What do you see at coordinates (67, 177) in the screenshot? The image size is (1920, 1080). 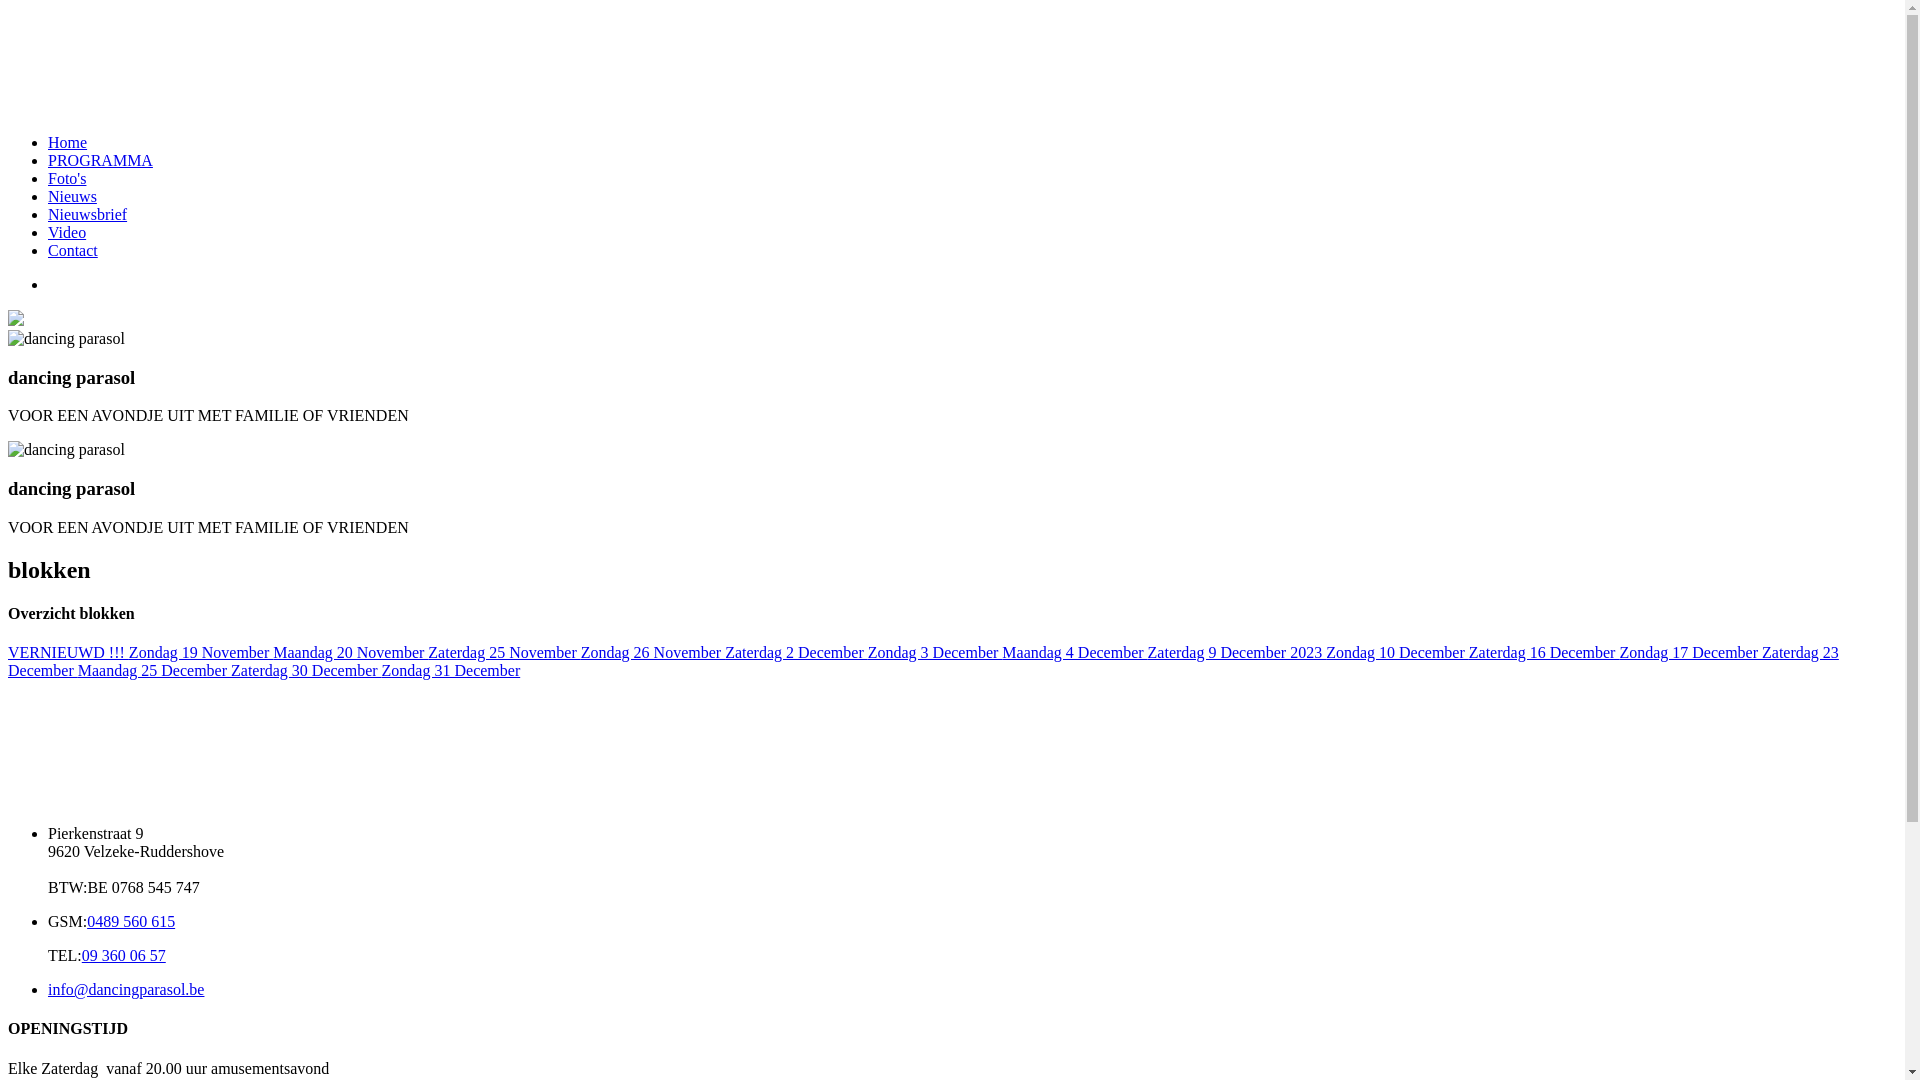 I see `'Foto's'` at bounding box center [67, 177].